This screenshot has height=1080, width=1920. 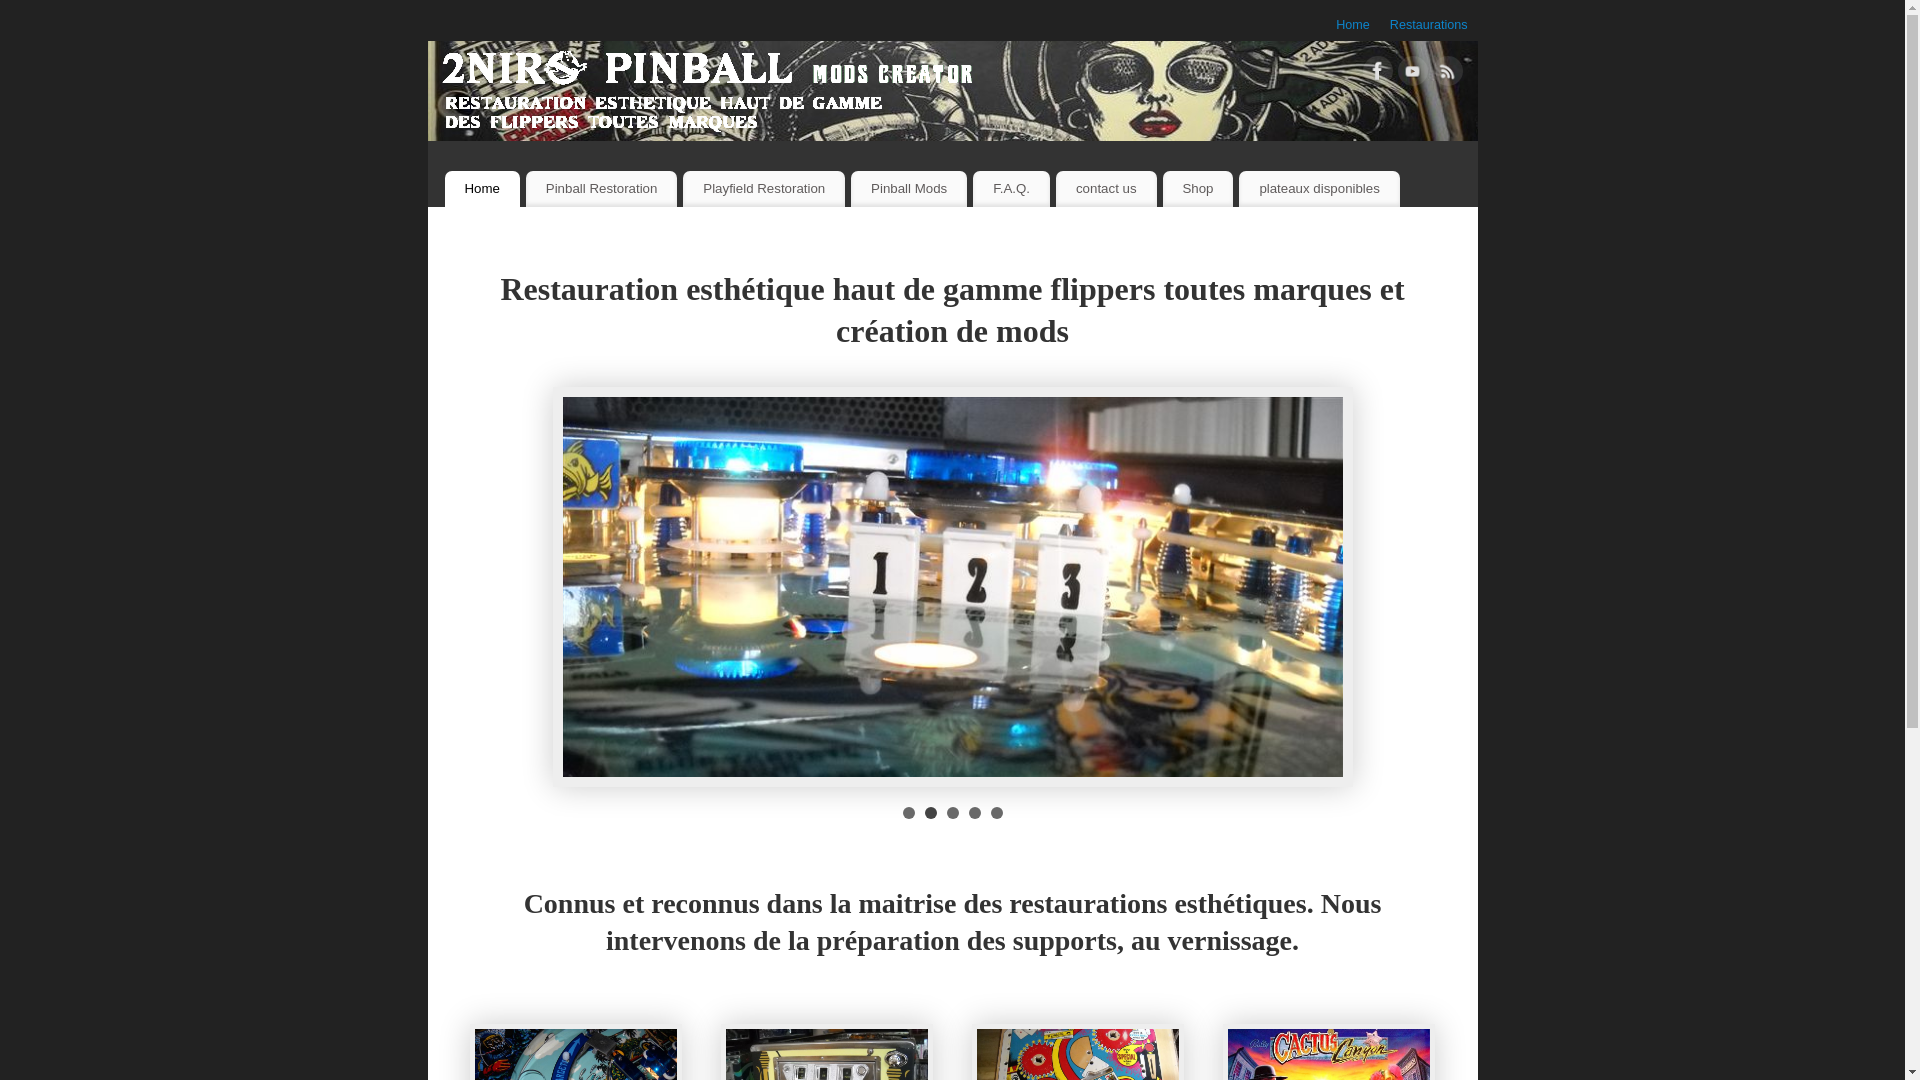 I want to click on 'Pinball Mods', so click(x=907, y=189).